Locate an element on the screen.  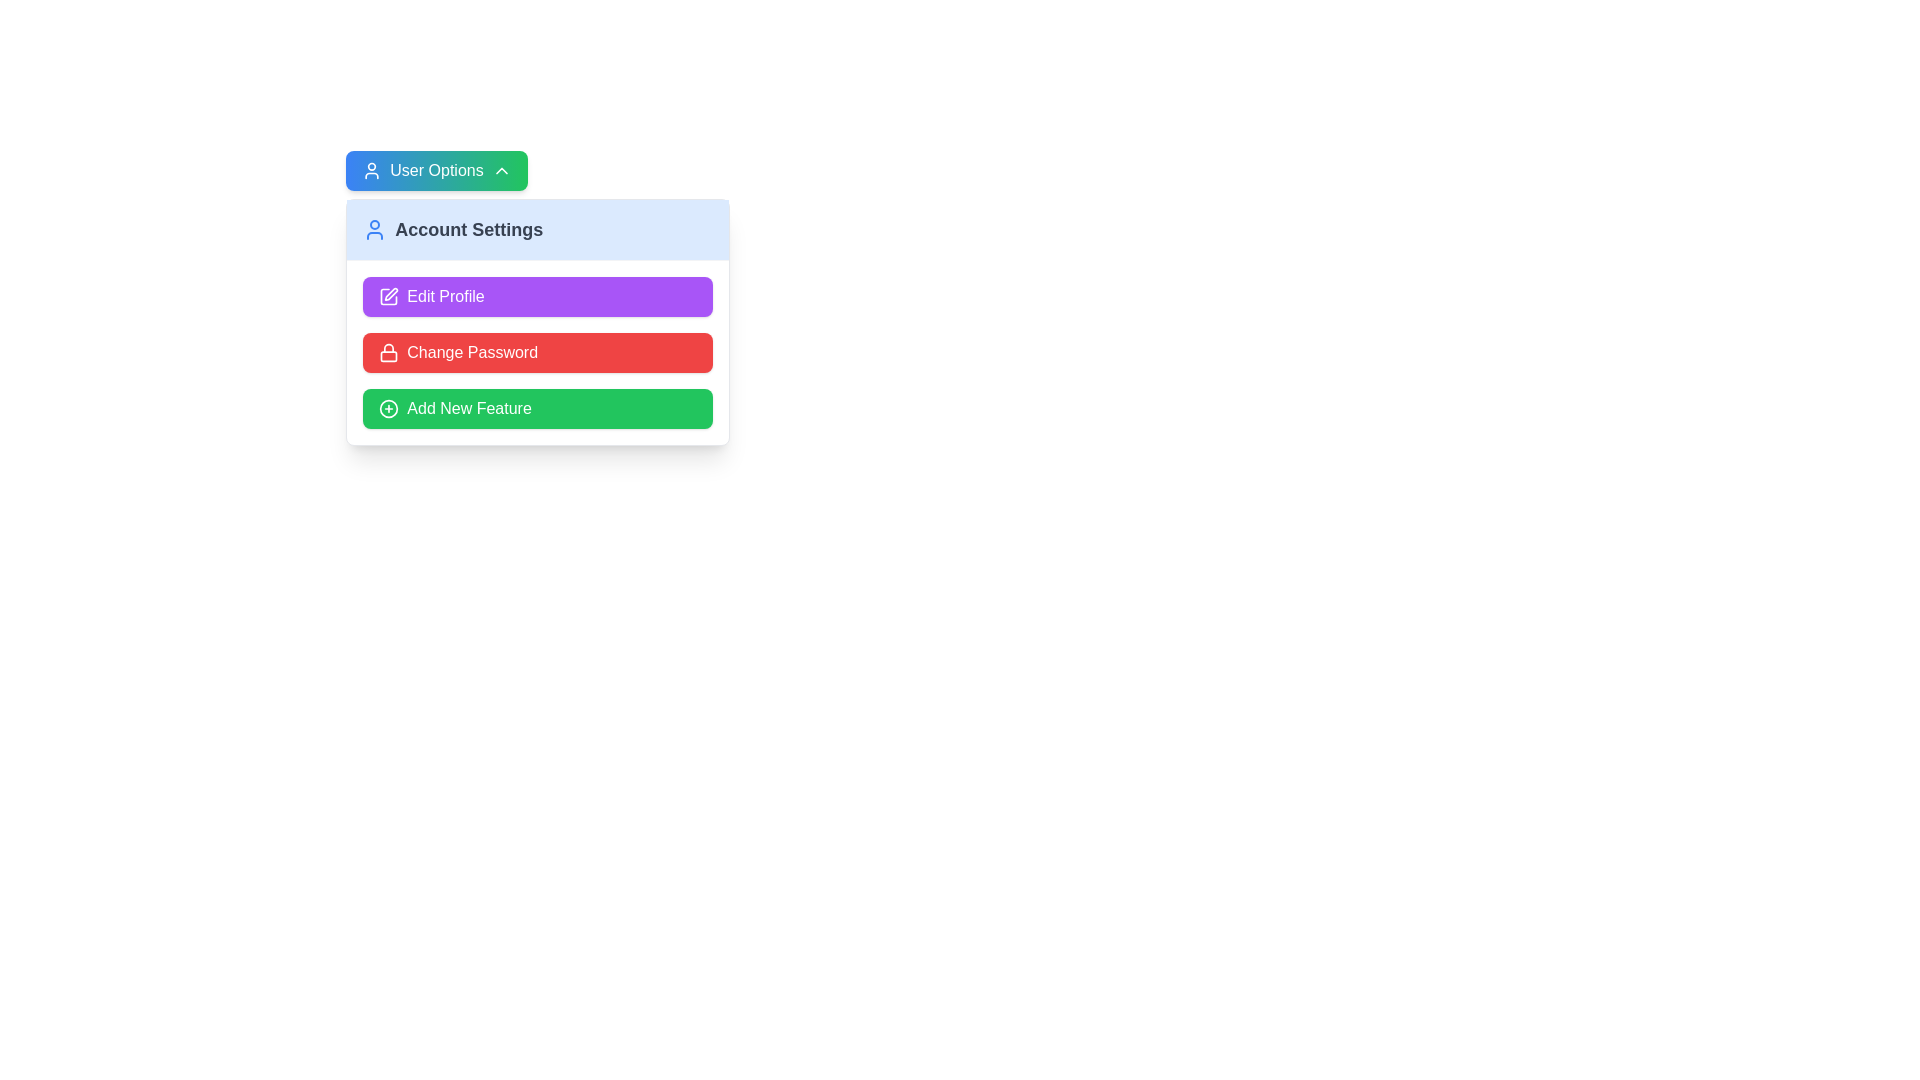
the upward-pointing chevron icon next to the 'User Options' button, which has a green gradient background is located at coordinates (501, 169).